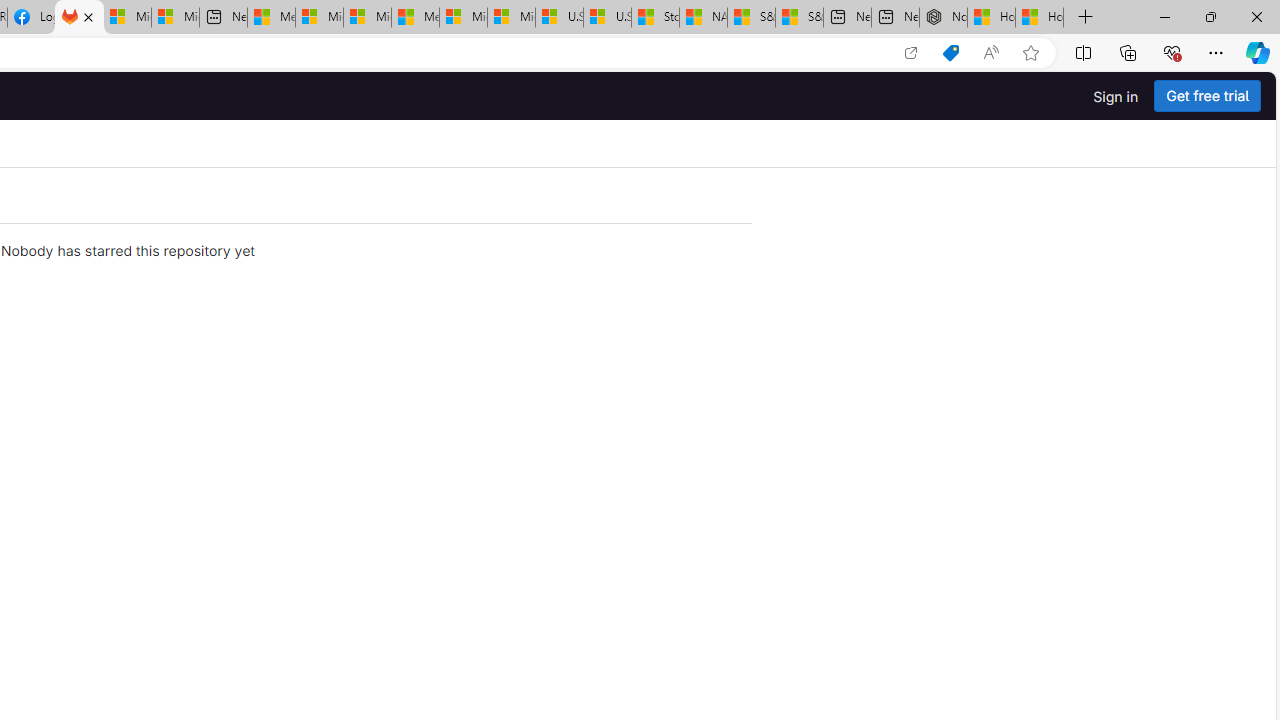  What do you see at coordinates (1255, 16) in the screenshot?
I see `'Close'` at bounding box center [1255, 16].